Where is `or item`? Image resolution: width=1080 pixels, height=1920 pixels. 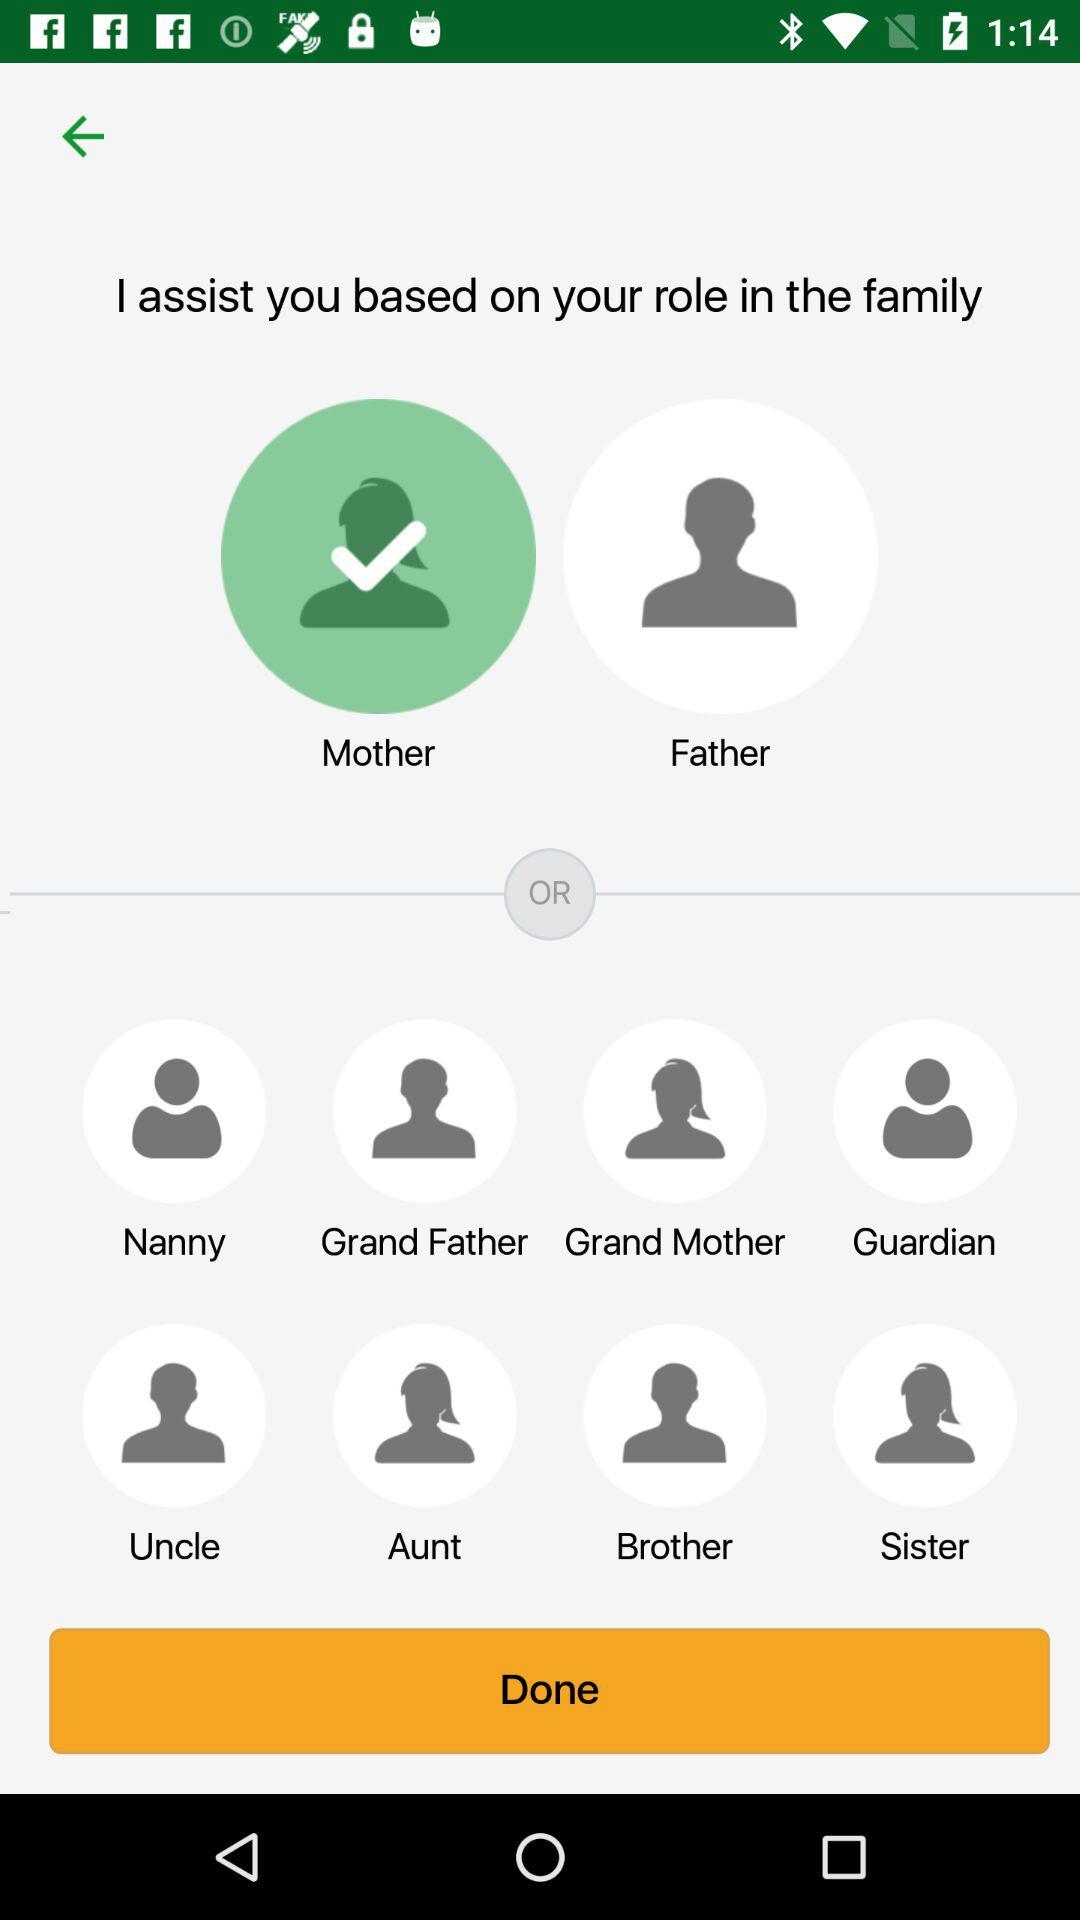
or item is located at coordinates (540, 893).